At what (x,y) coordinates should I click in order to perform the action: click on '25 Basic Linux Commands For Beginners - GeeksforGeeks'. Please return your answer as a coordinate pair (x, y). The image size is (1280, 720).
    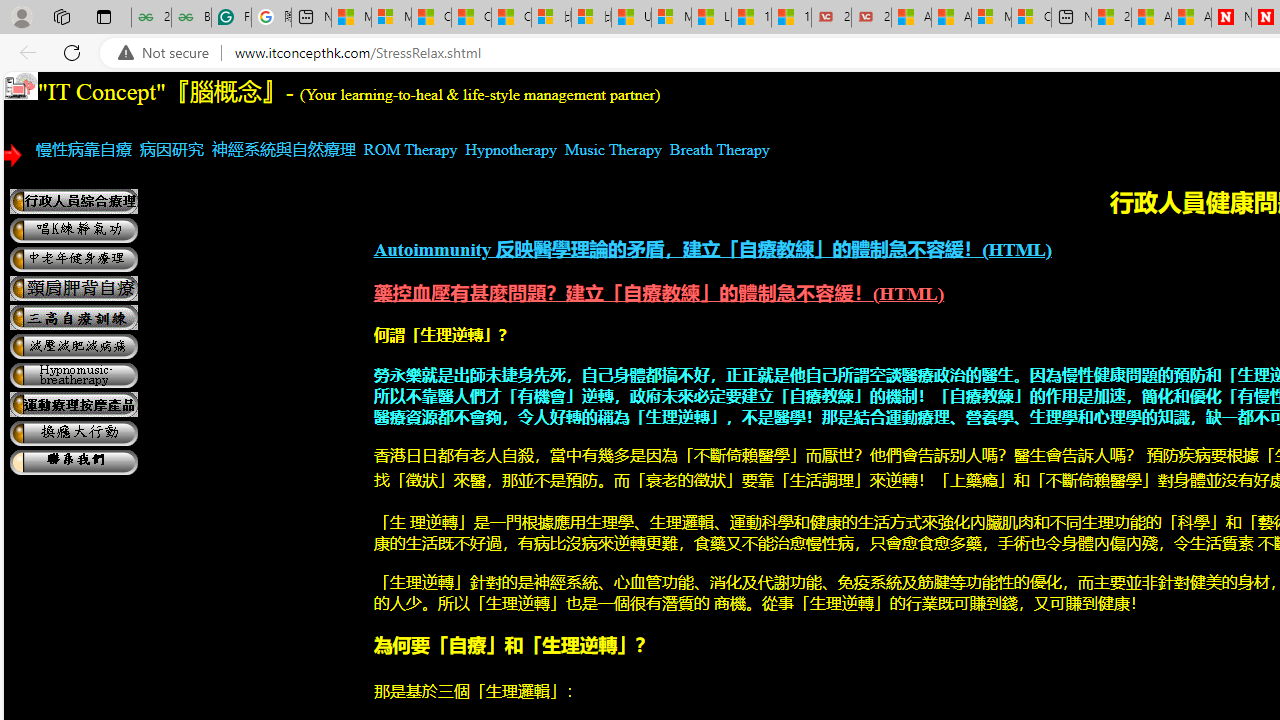
    Looking at the image, I should click on (150, 17).